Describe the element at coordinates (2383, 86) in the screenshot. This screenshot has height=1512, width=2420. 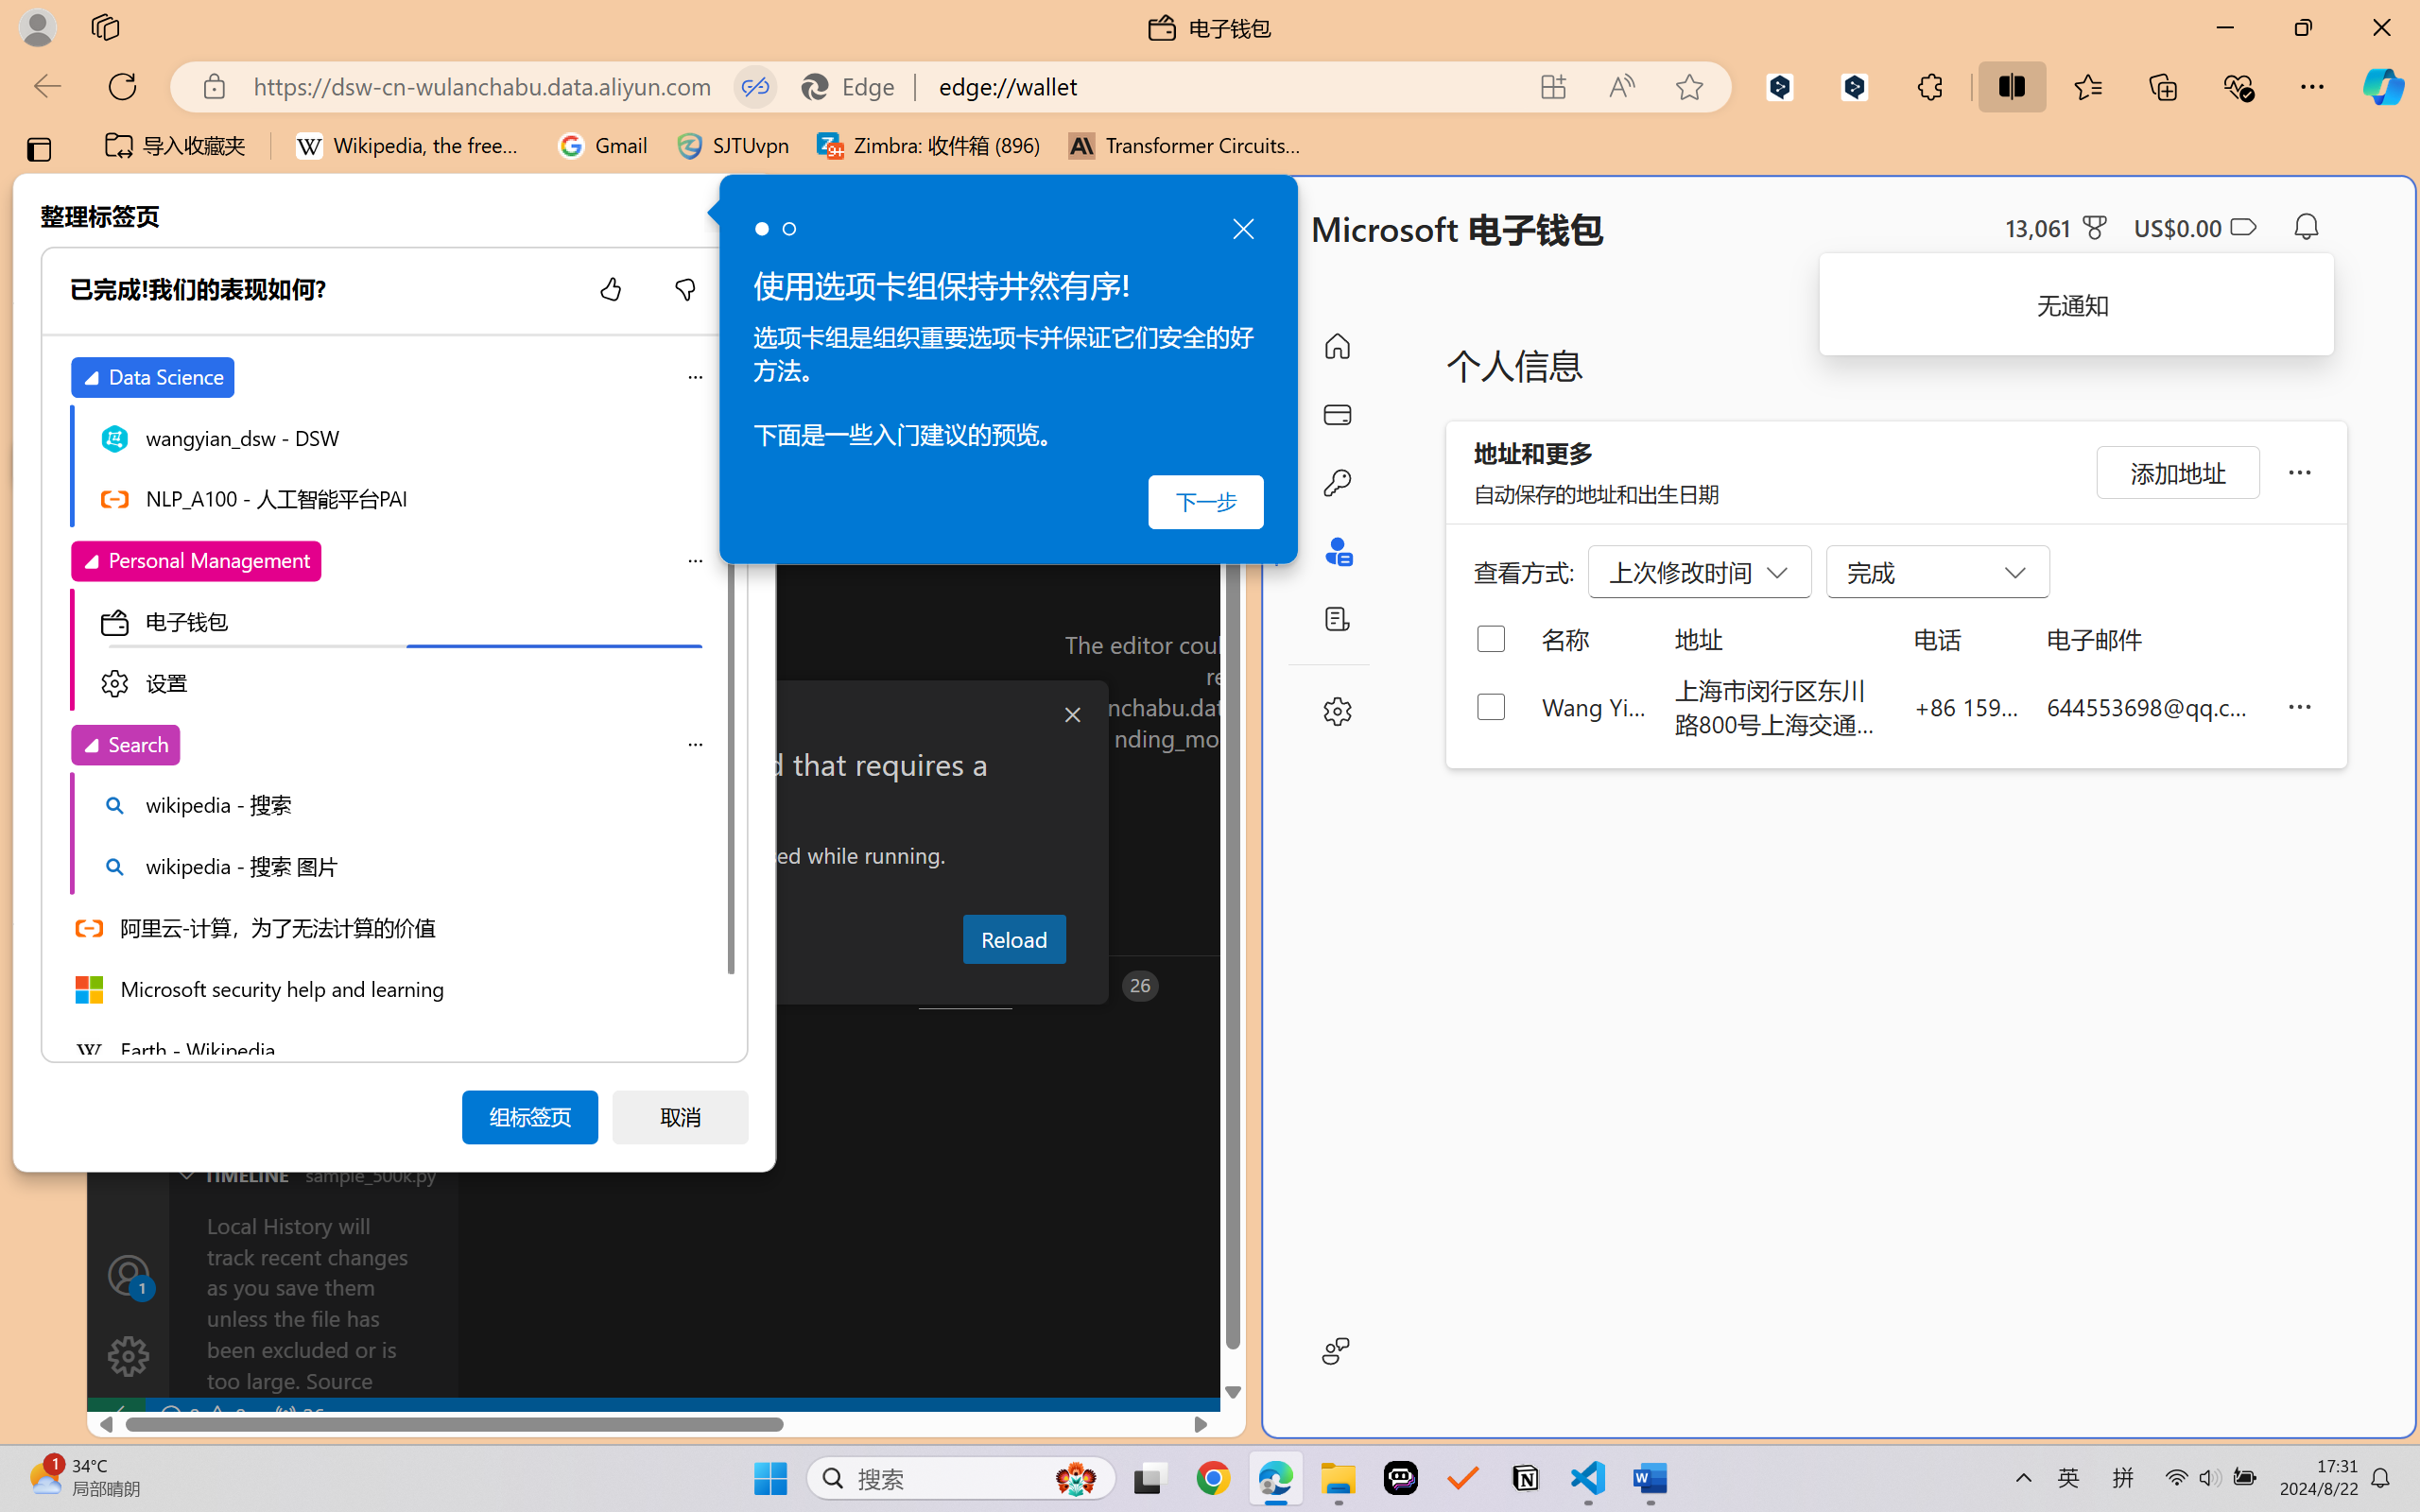
I see `'Copilot (Ctrl+Shift+.)'` at that location.